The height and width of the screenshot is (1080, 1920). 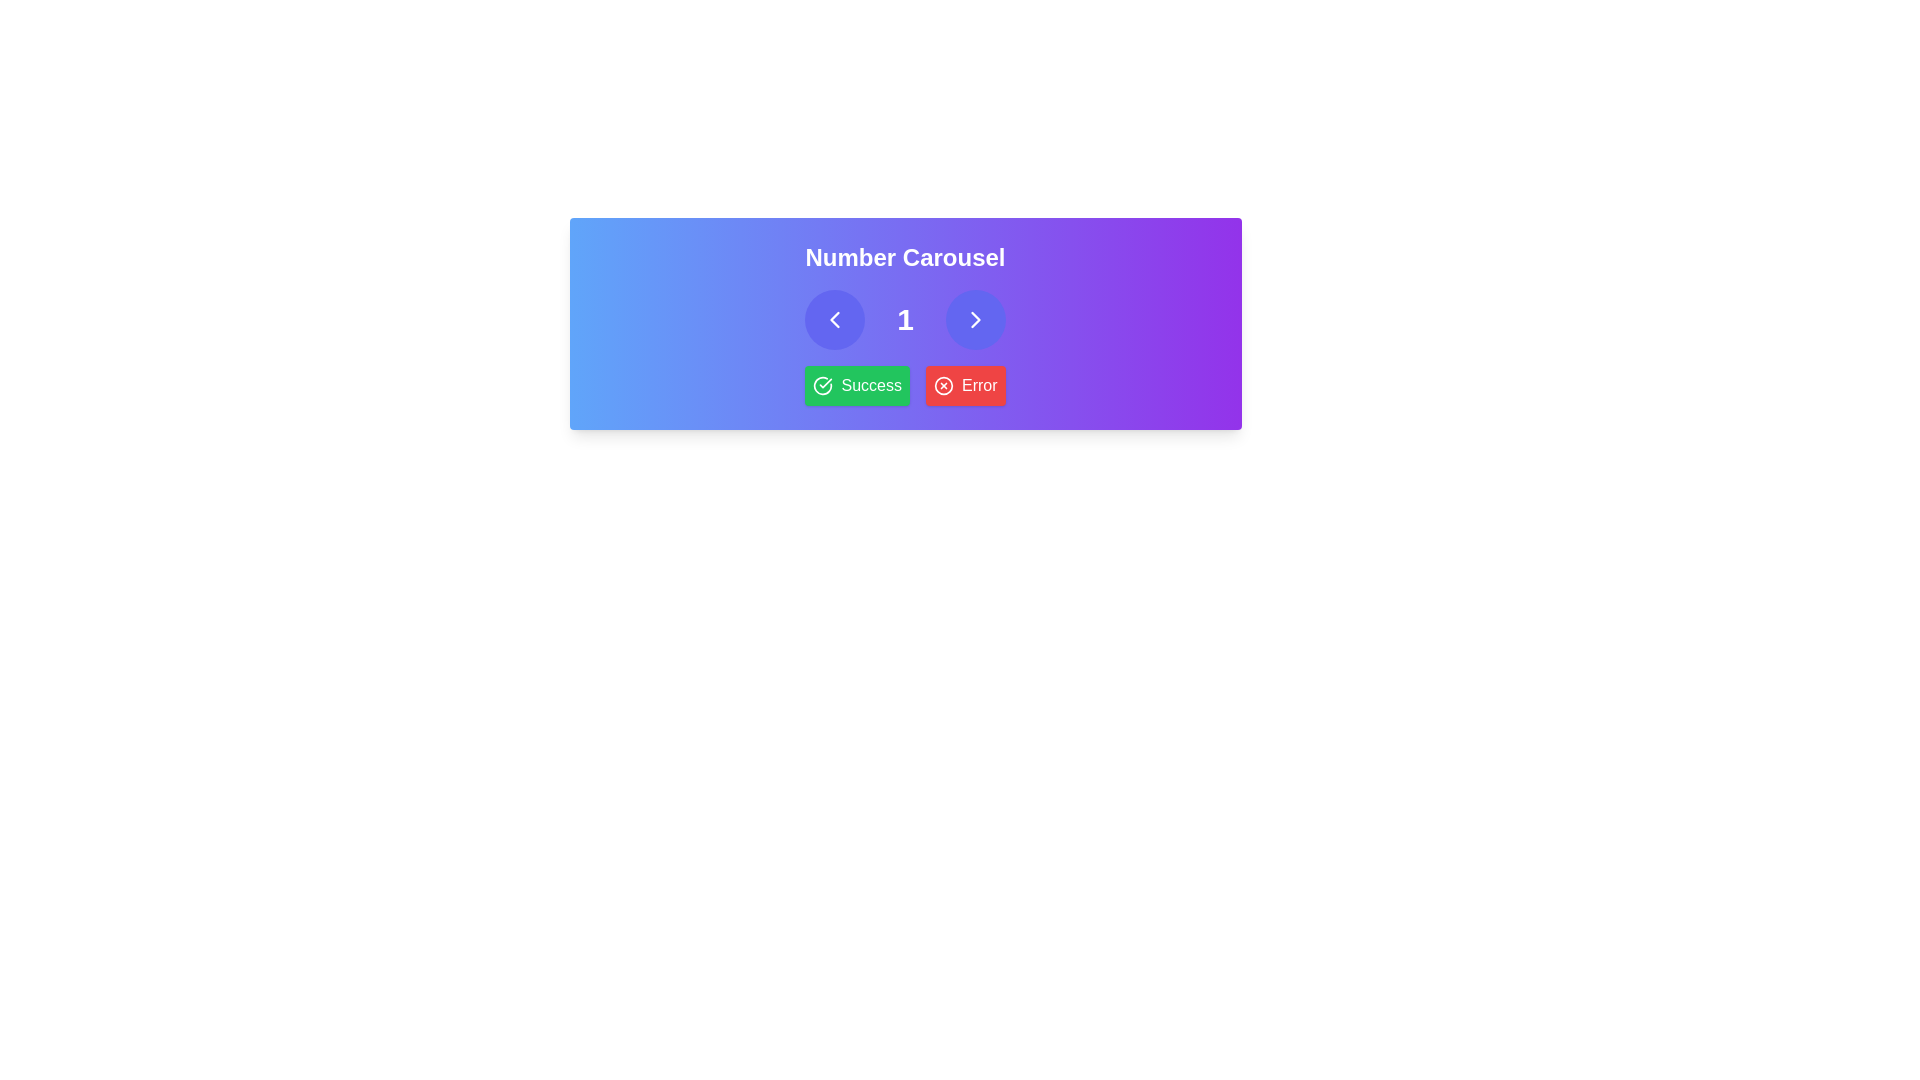 What do you see at coordinates (835, 319) in the screenshot?
I see `the left-pointing arrow icon located within the circular button on the left of the horizontal number selector` at bounding box center [835, 319].